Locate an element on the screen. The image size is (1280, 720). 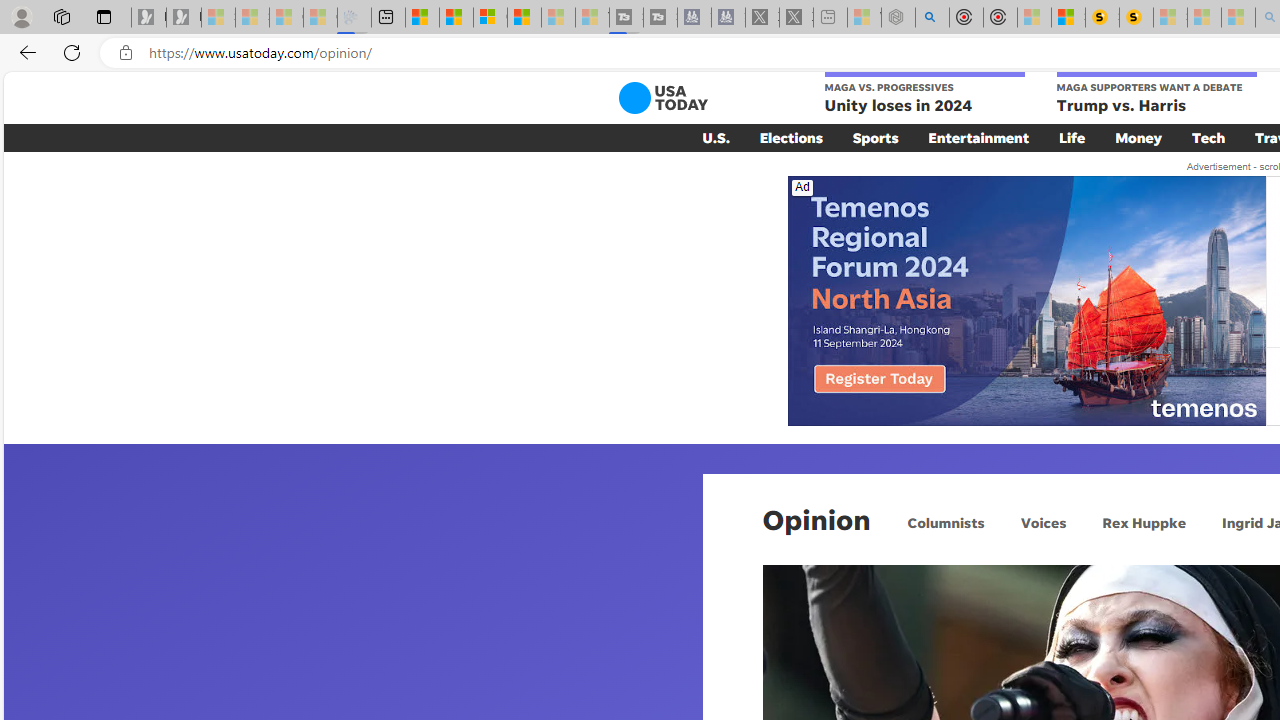
'Refresh' is located at coordinates (72, 51).